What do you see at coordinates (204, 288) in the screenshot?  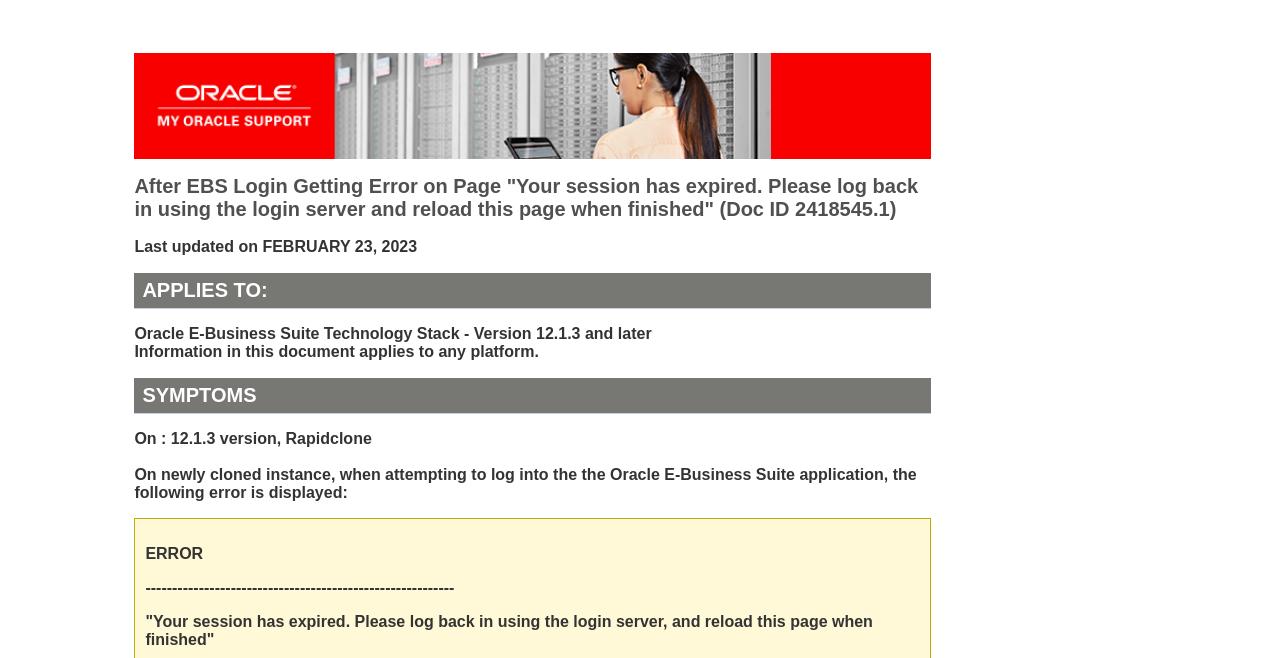 I see `'Applies to:'` at bounding box center [204, 288].